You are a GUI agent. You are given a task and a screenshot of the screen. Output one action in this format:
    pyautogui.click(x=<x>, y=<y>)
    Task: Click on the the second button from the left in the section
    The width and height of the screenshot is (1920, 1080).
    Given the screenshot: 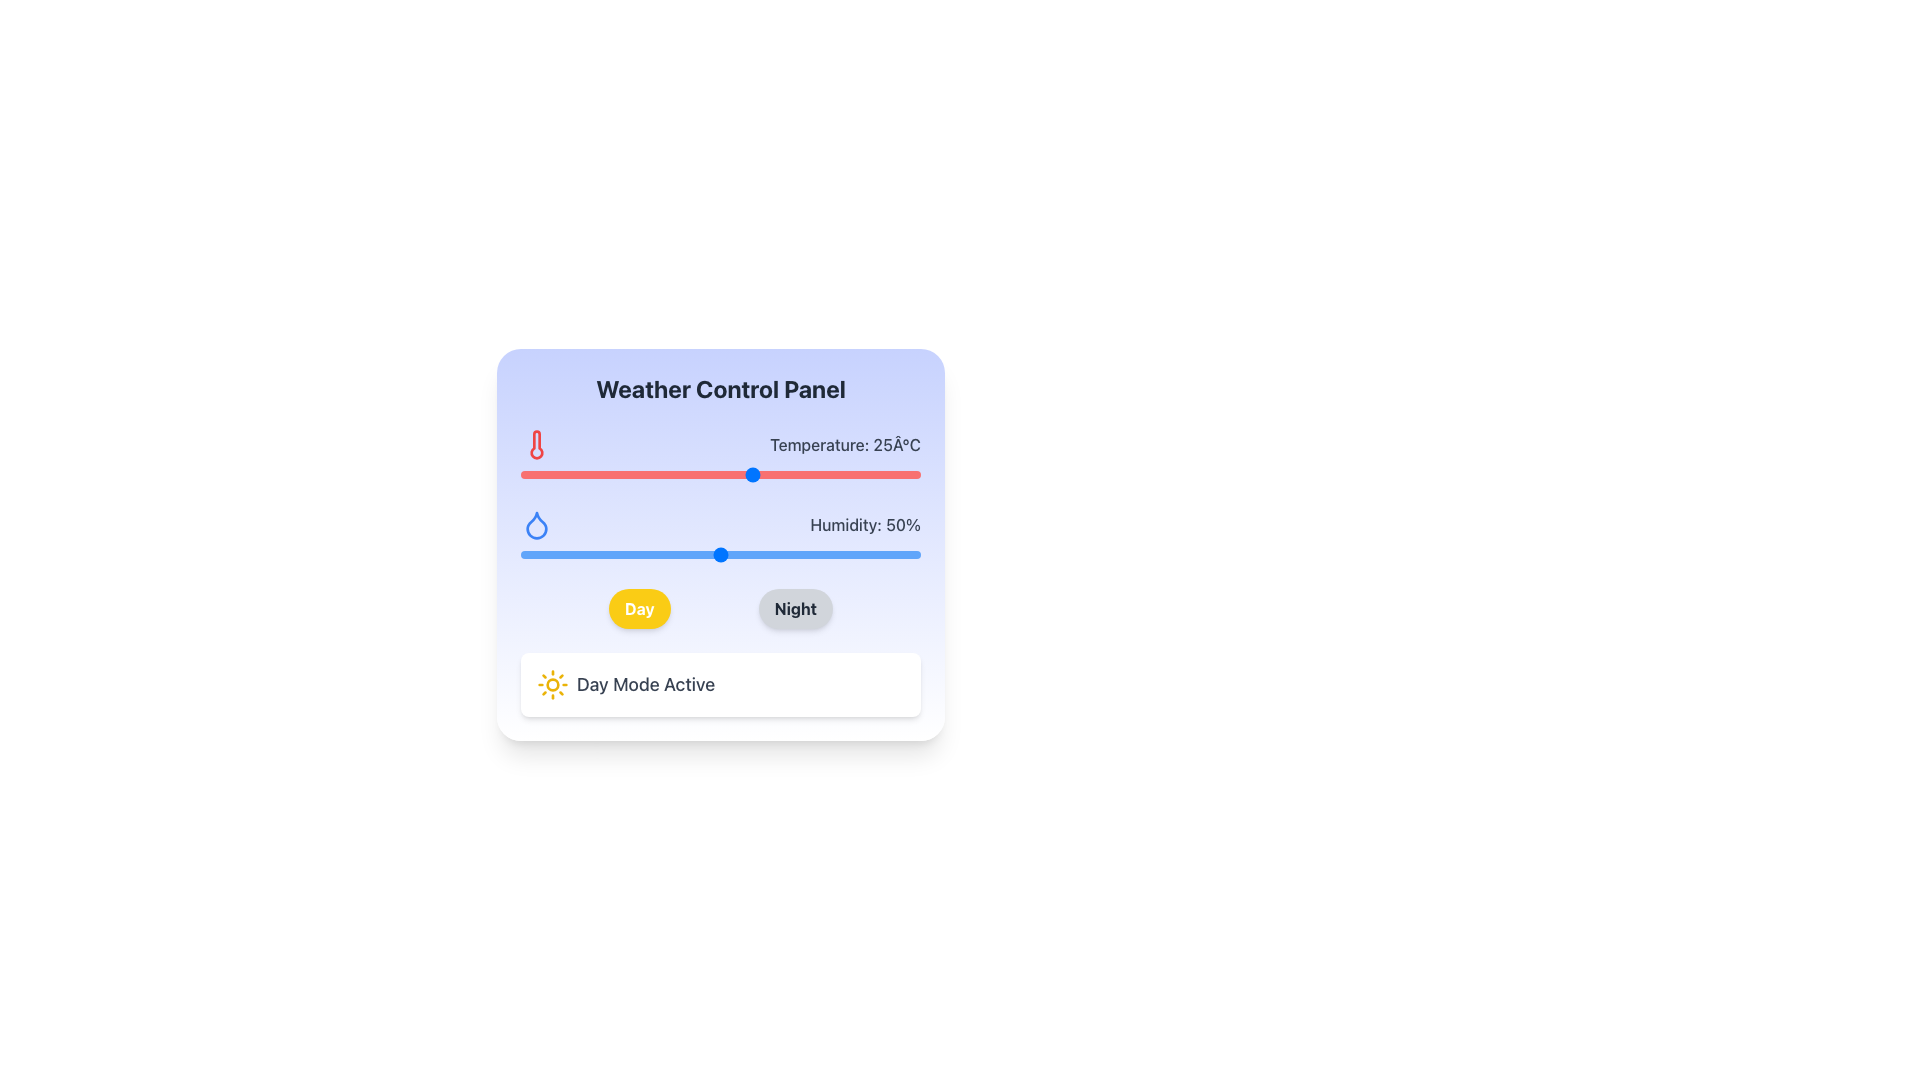 What is the action you would take?
    pyautogui.click(x=794, y=608)
    